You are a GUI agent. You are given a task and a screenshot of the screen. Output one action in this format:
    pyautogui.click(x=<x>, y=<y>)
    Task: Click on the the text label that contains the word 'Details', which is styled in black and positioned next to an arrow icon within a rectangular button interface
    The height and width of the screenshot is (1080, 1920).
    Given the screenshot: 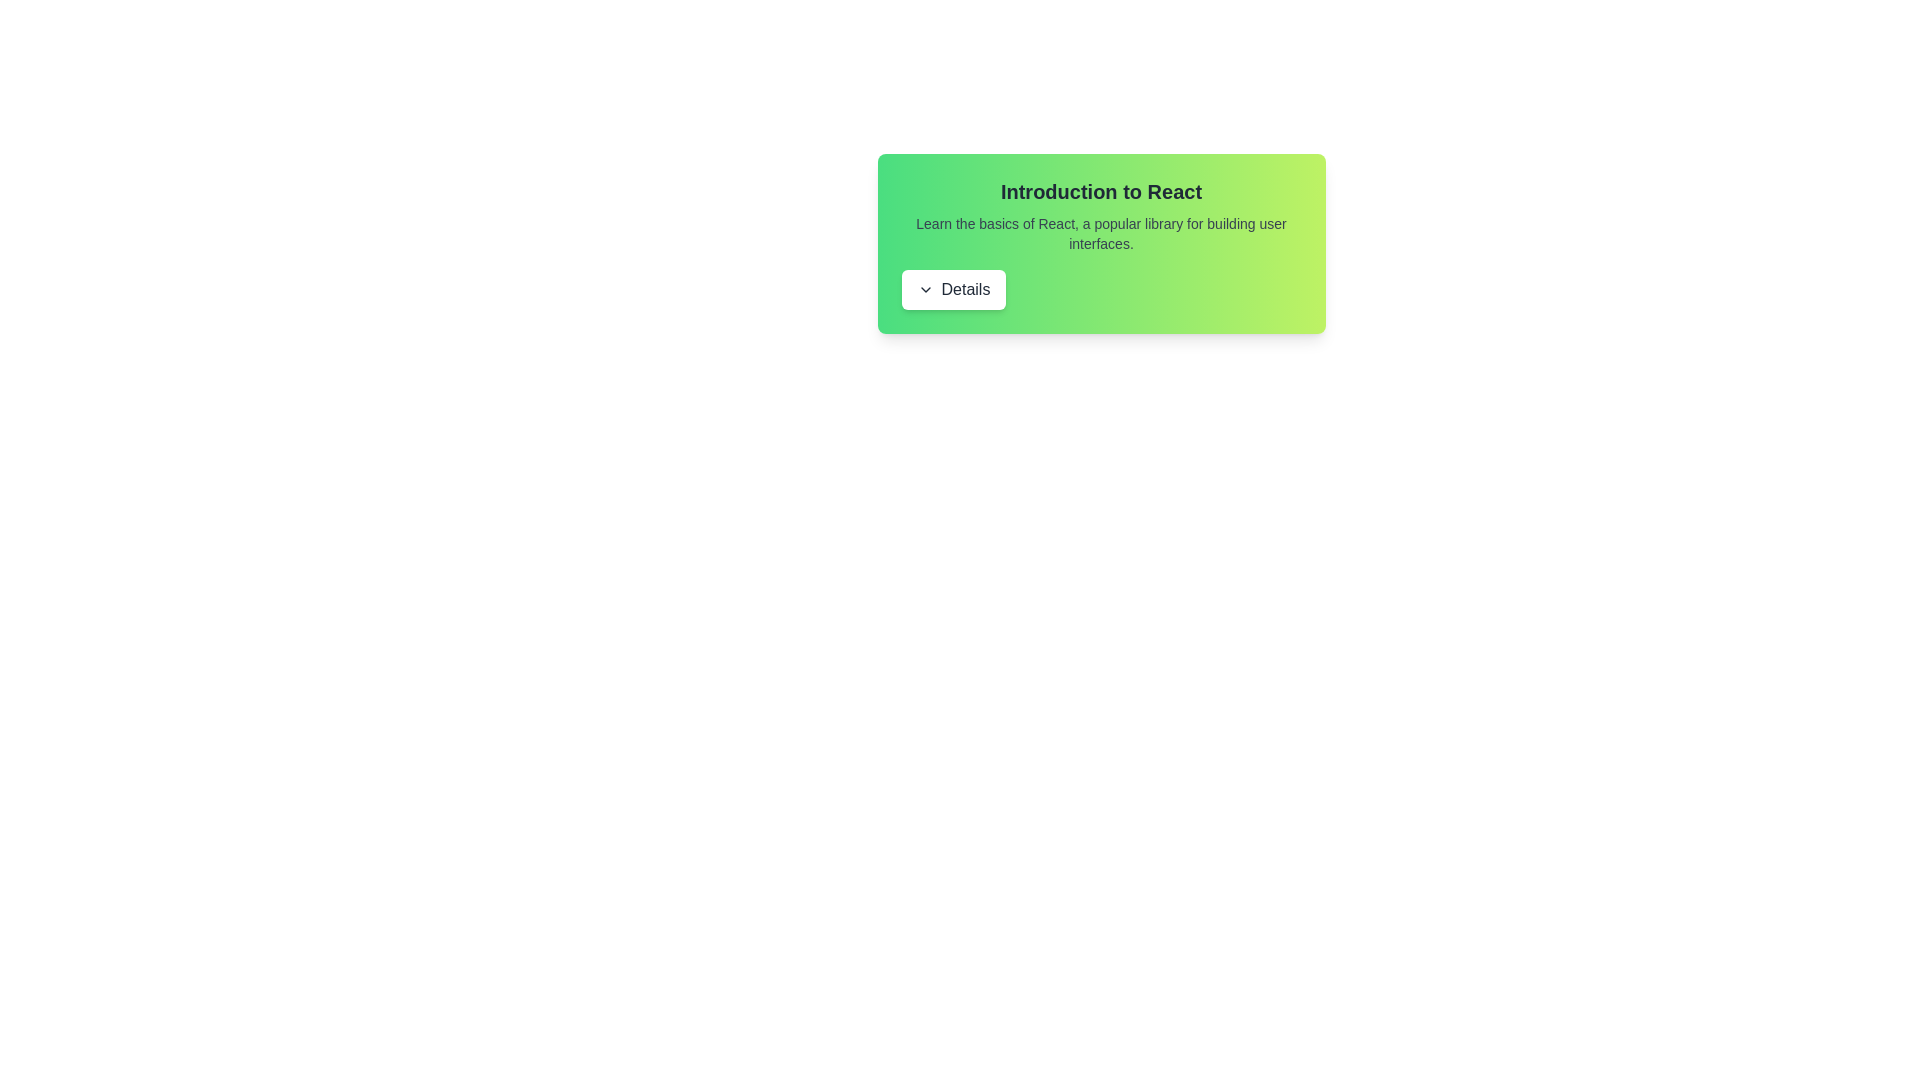 What is the action you would take?
    pyautogui.click(x=965, y=289)
    